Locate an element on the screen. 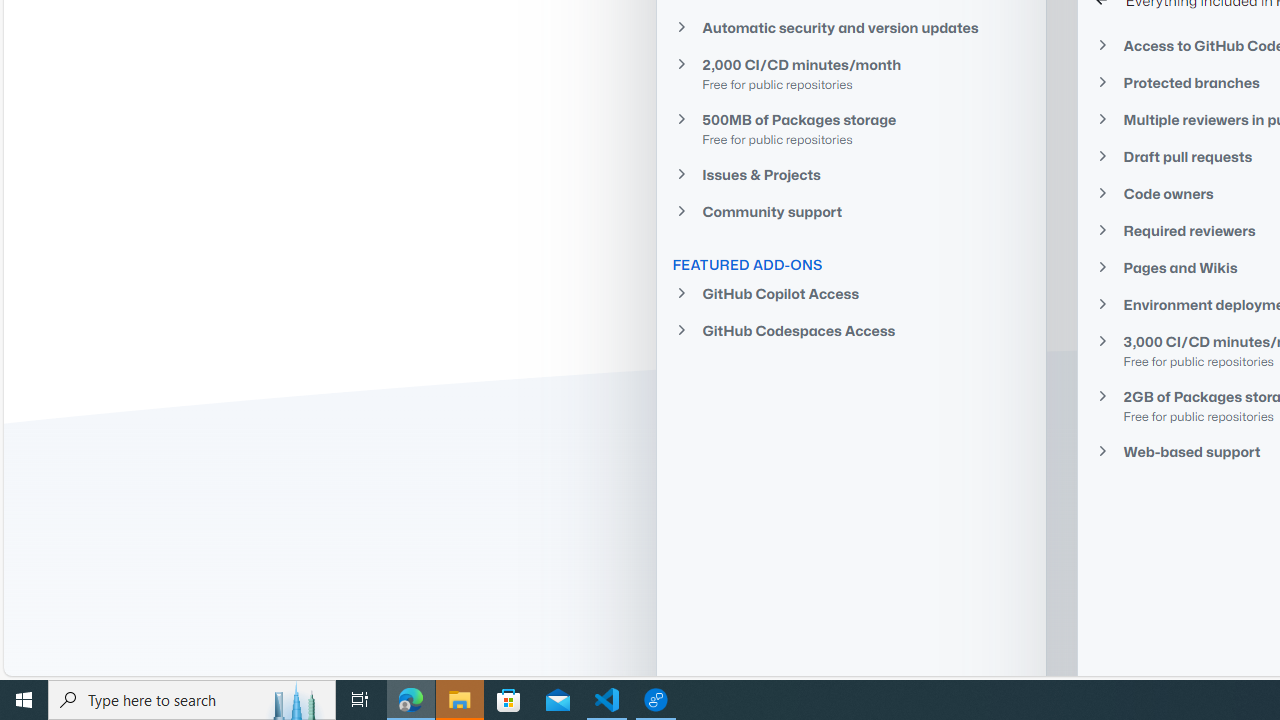 The width and height of the screenshot is (1280, 720). '2,000 CI/CD minutes/monthFree for public repositories' is located at coordinates (851, 72).